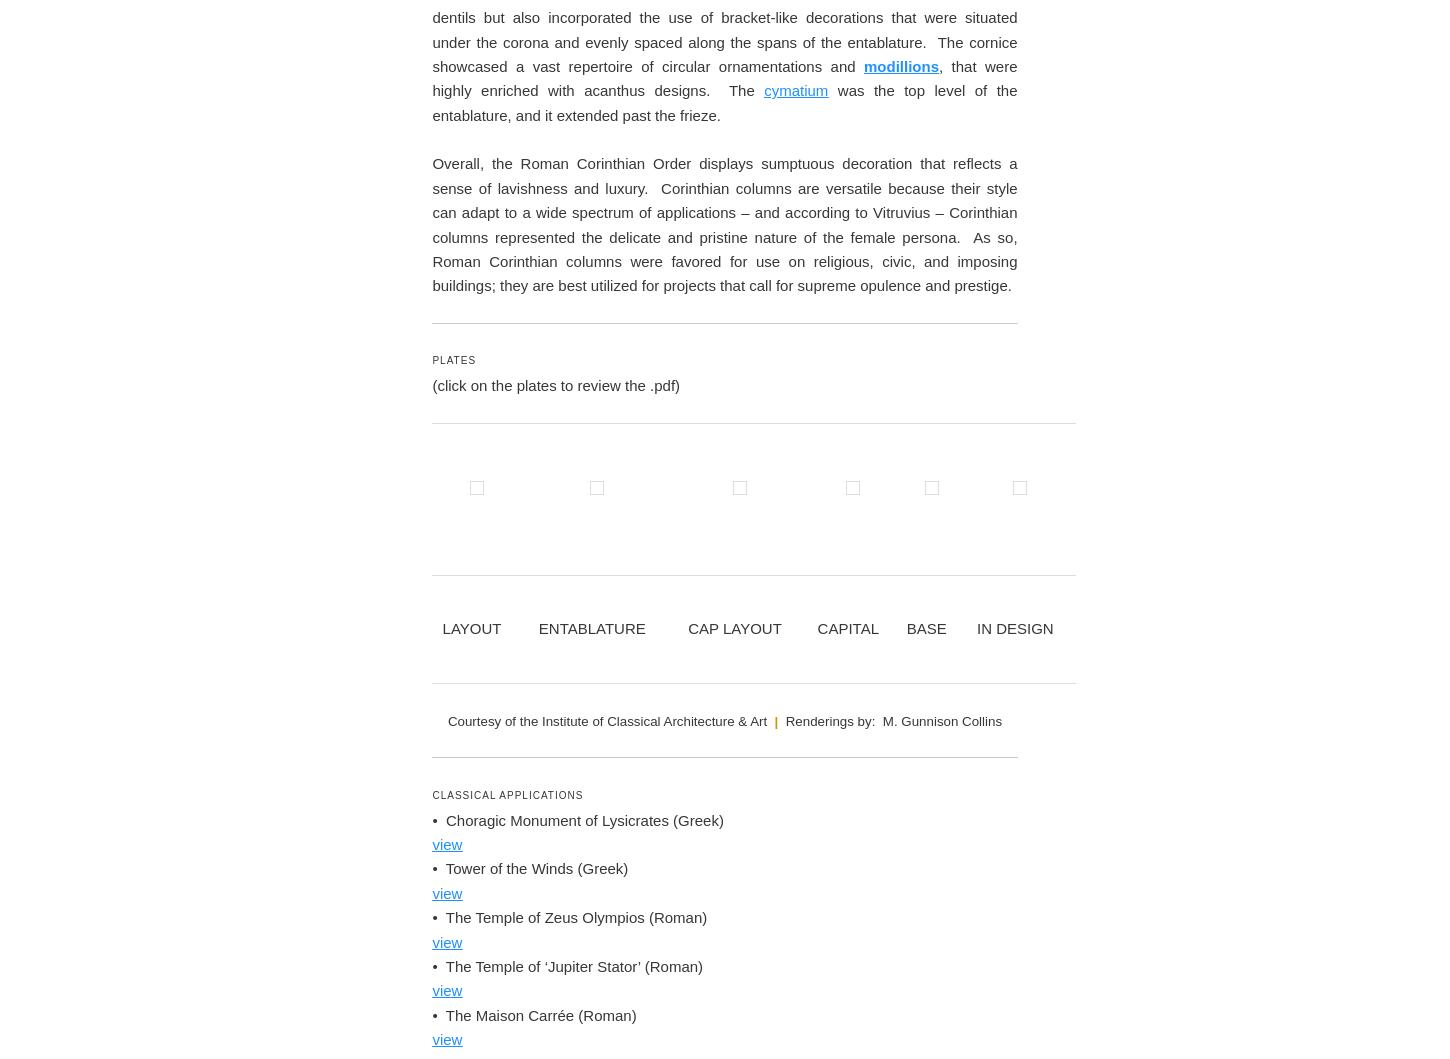 The image size is (1450, 1059). I want to click on 'NOTE:', so click(688, 248).